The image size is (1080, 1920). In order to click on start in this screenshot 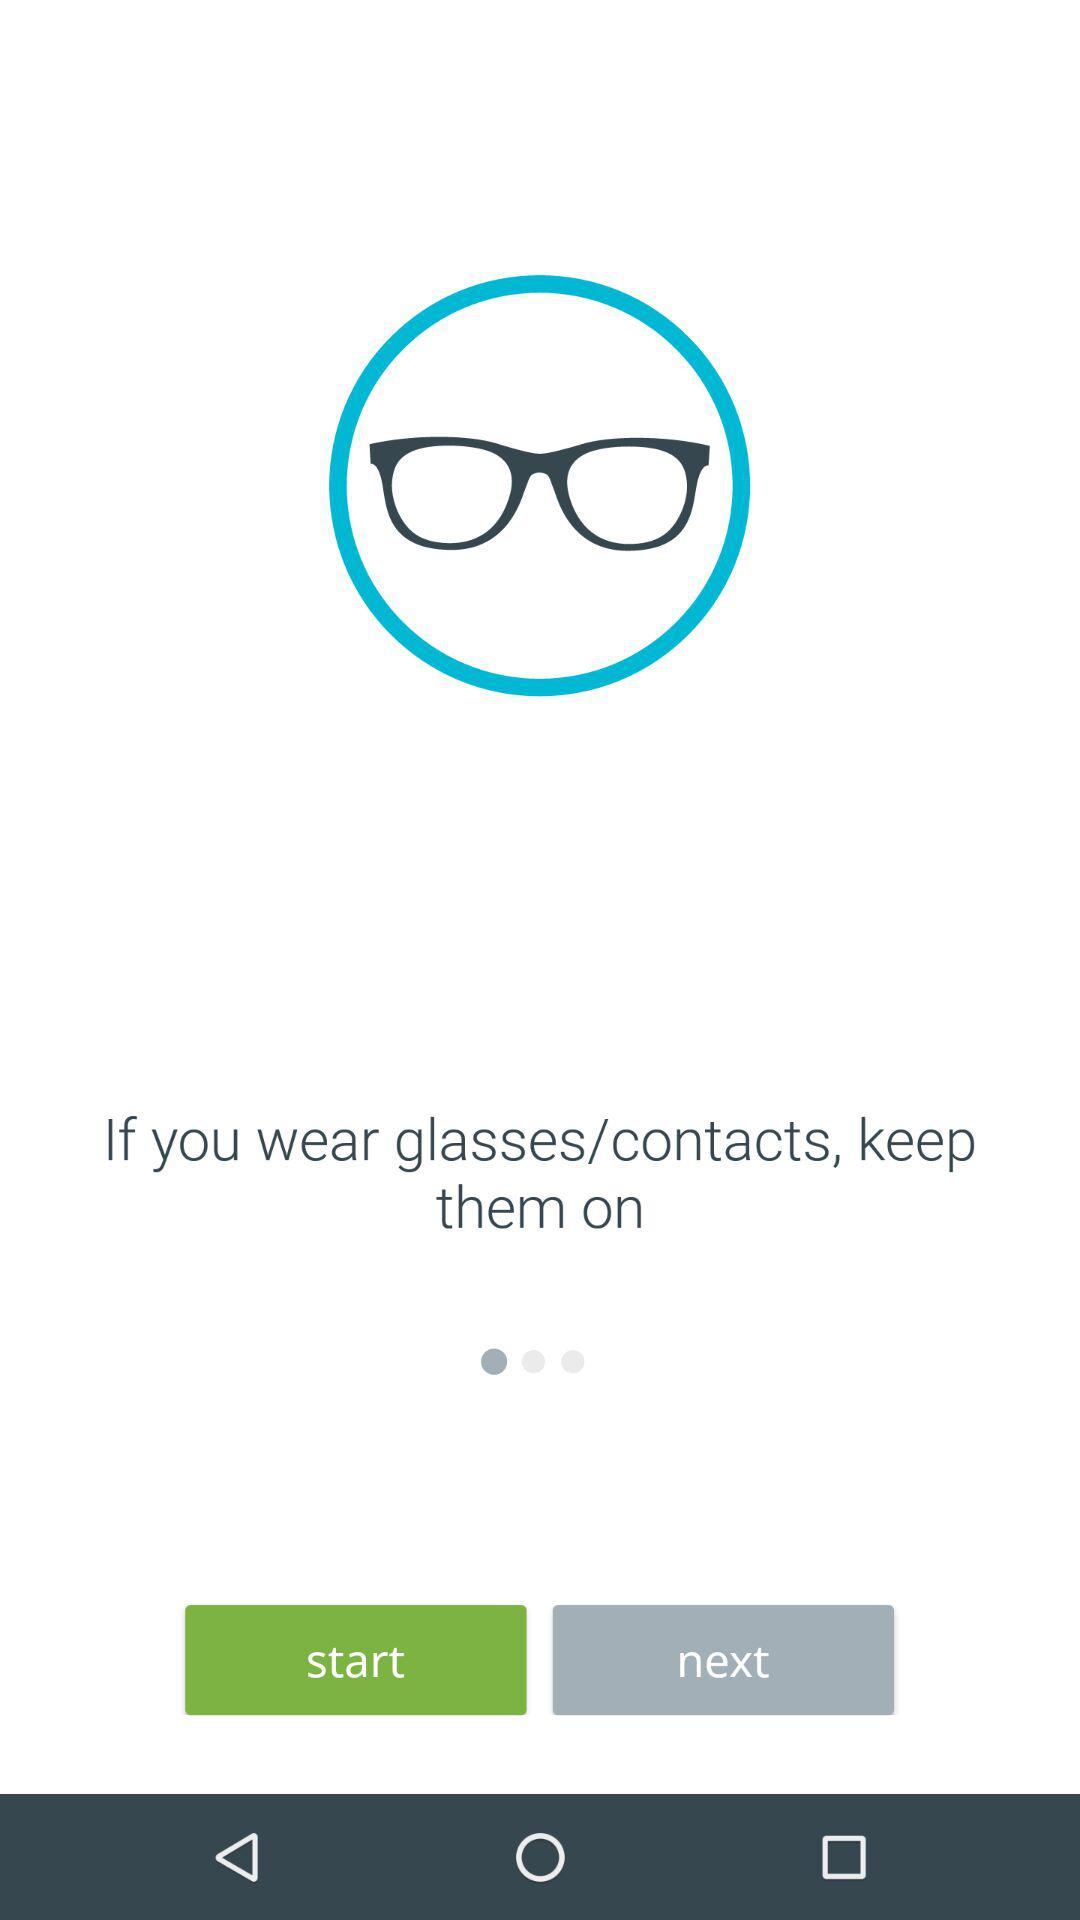, I will do `click(354, 1660)`.